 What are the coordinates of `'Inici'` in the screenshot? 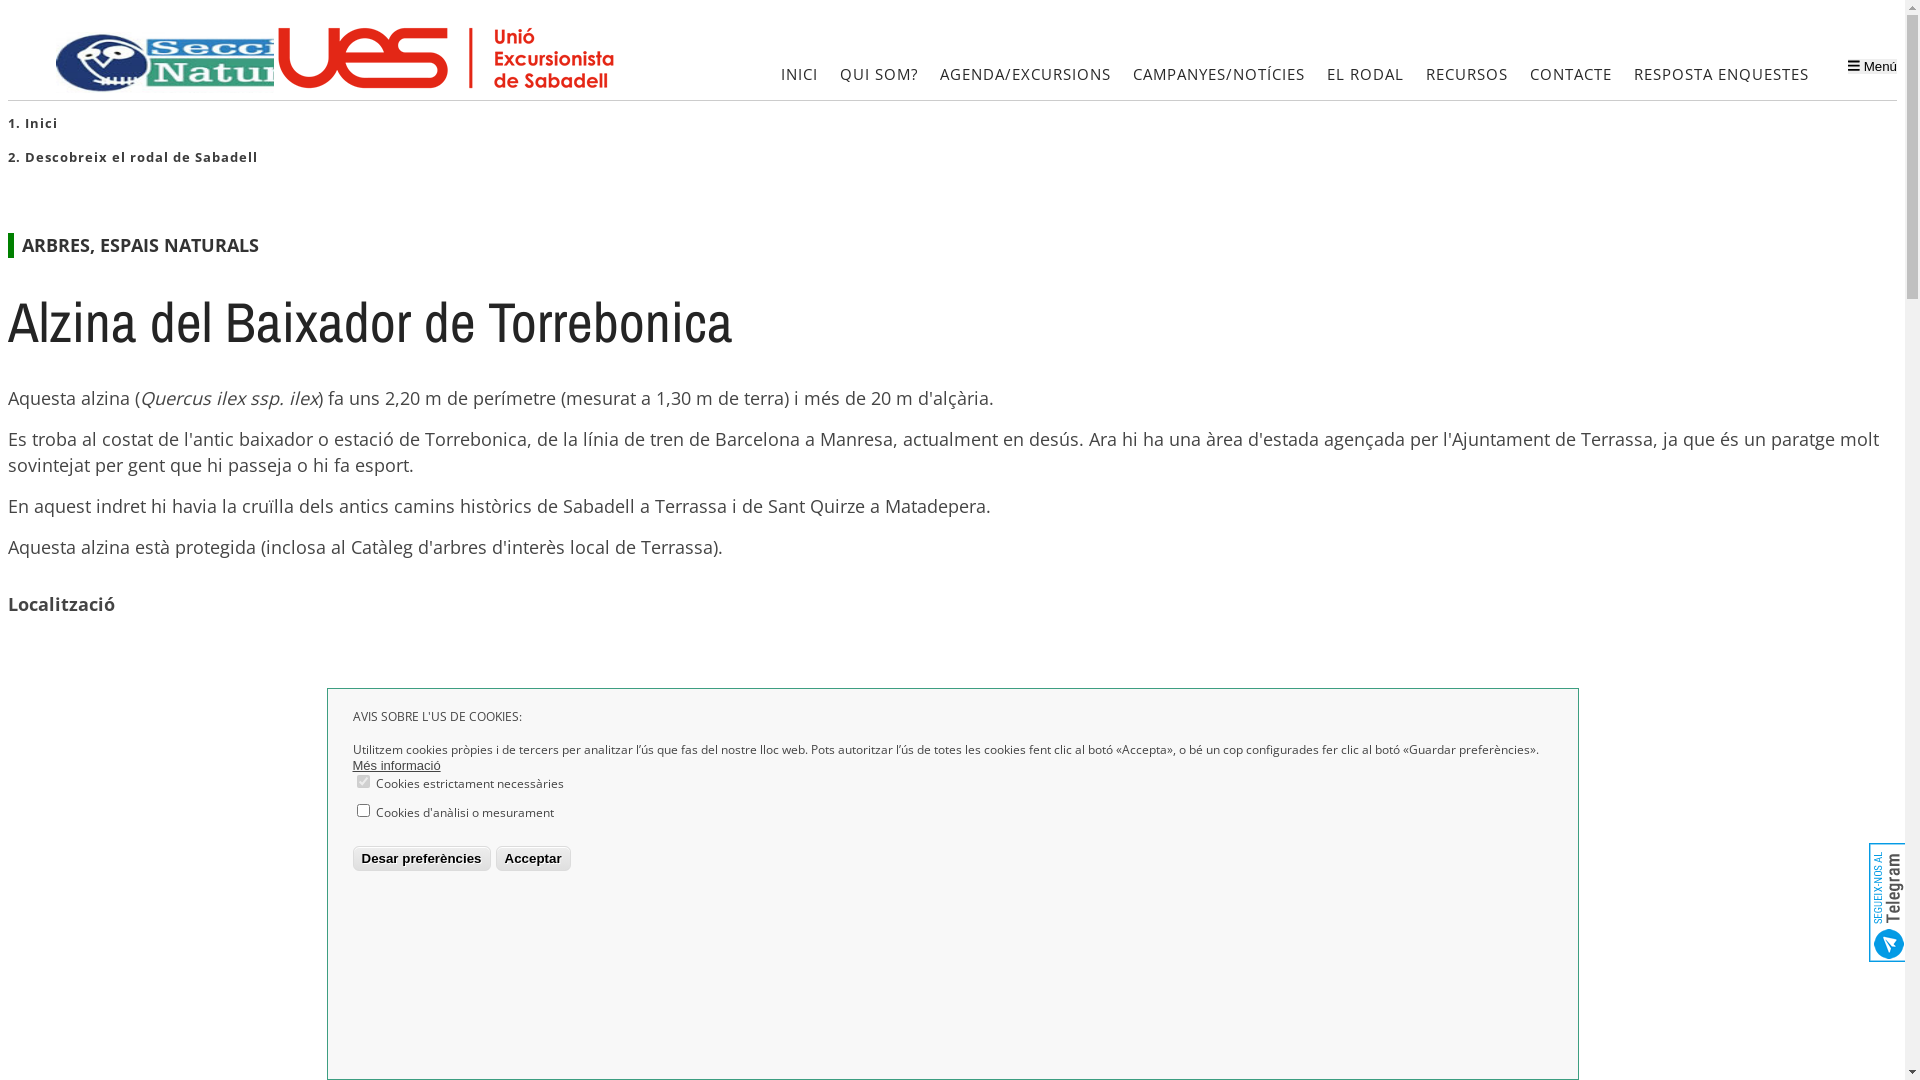 It's located at (24, 123).